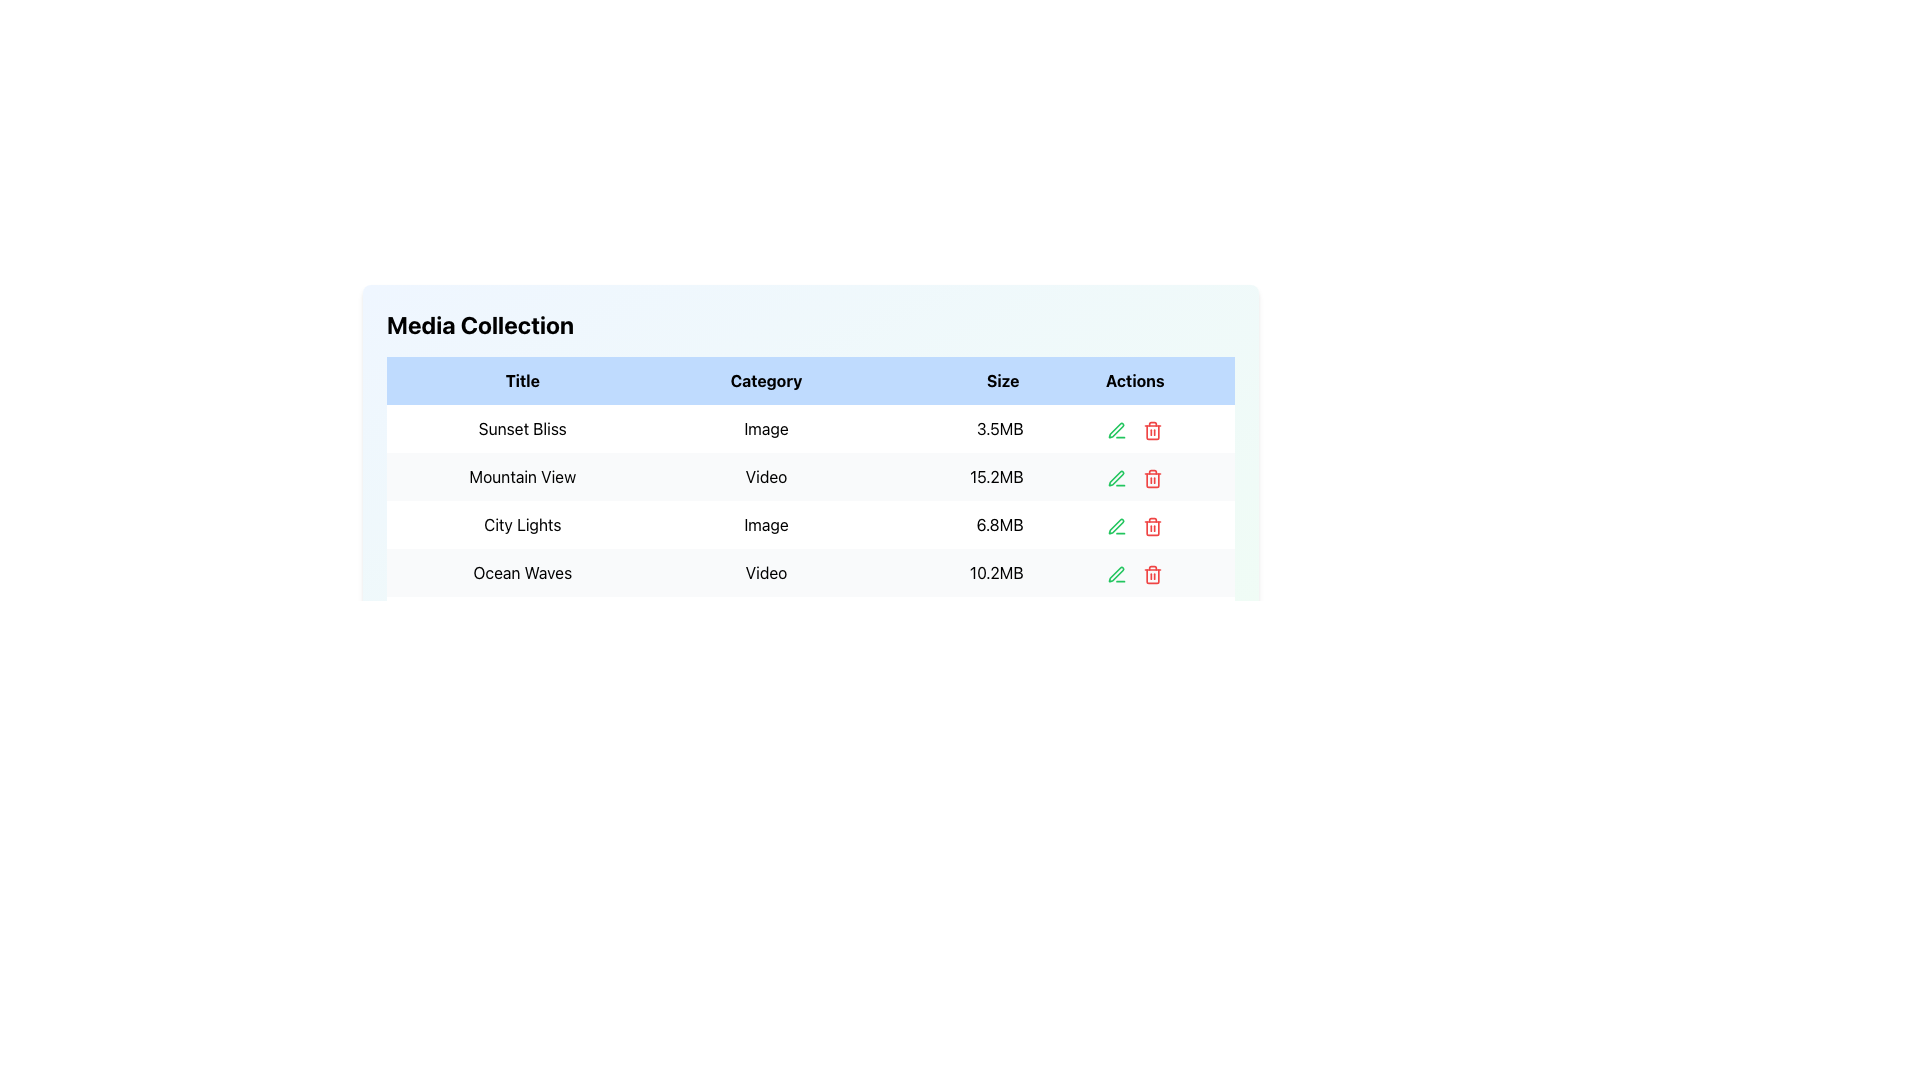  I want to click on the main body of the trash bin icon located in the Actions column of a table row, which is used for delete actions, so click(1153, 431).